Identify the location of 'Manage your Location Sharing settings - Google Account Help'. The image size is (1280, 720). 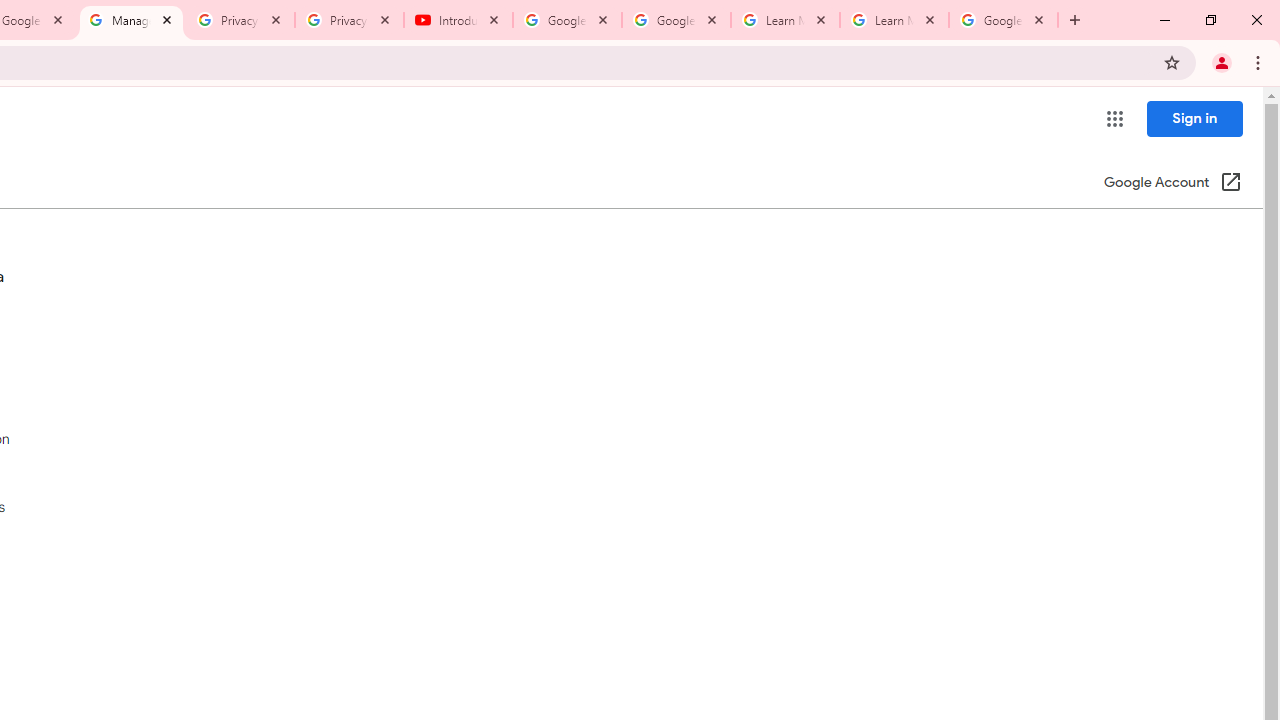
(130, 20).